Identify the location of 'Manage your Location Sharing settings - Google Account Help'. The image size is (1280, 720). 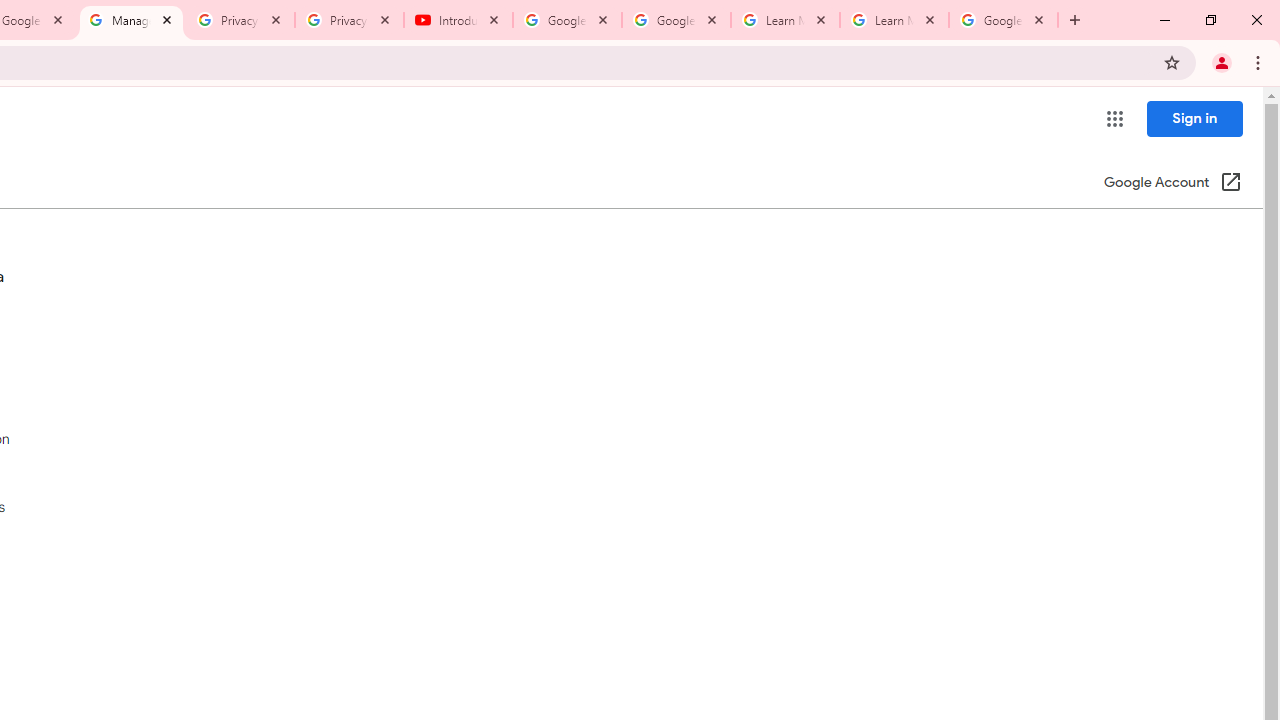
(130, 20).